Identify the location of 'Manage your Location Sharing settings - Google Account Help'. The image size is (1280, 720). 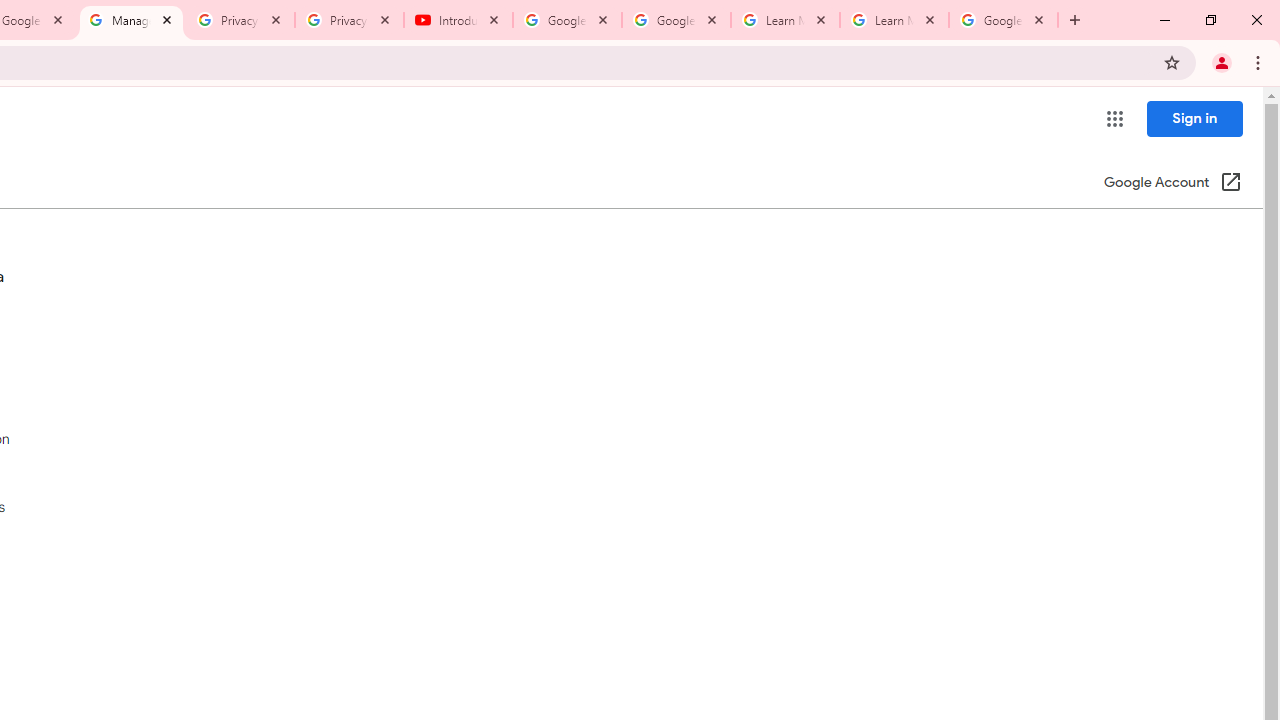
(130, 20).